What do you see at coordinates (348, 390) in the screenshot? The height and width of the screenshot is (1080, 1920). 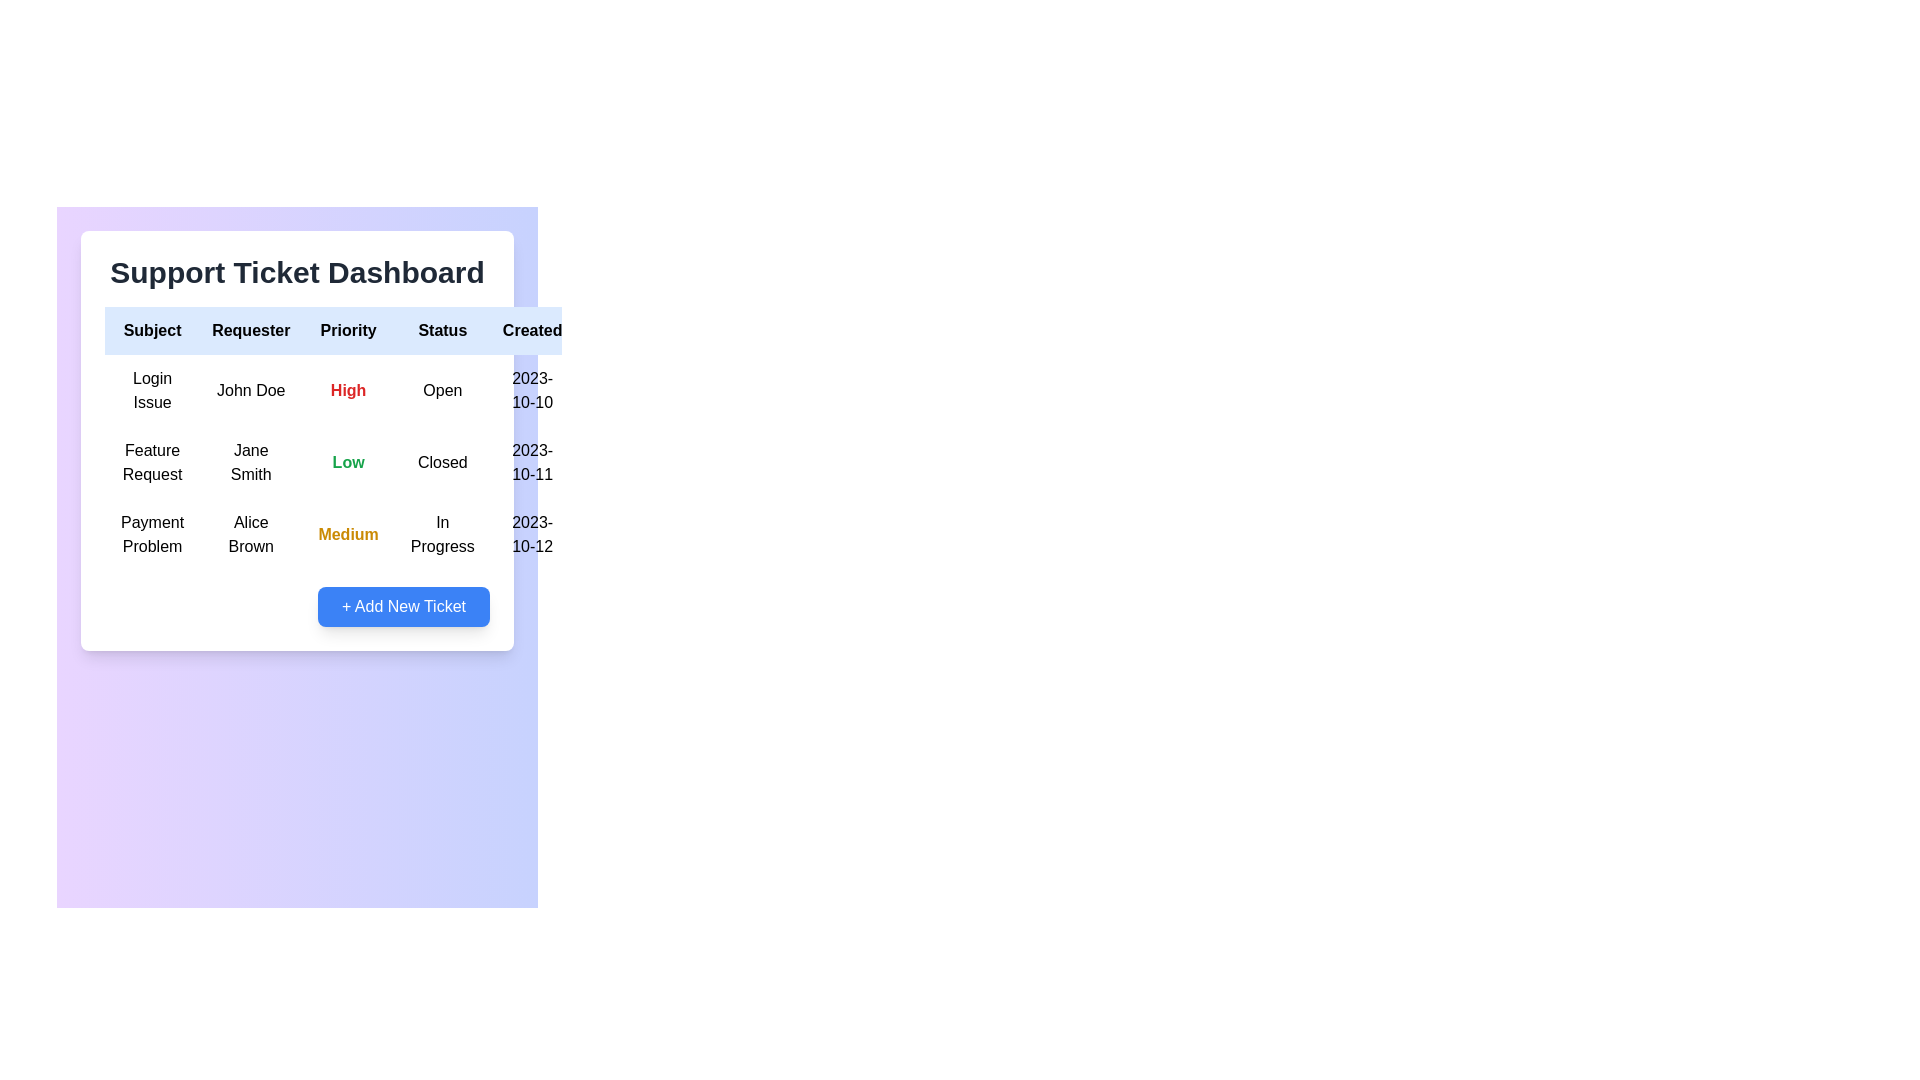 I see `text label displaying 'High' in bold red font, which indicates priority in the table row between 'John Doe' and 'Open'` at bounding box center [348, 390].